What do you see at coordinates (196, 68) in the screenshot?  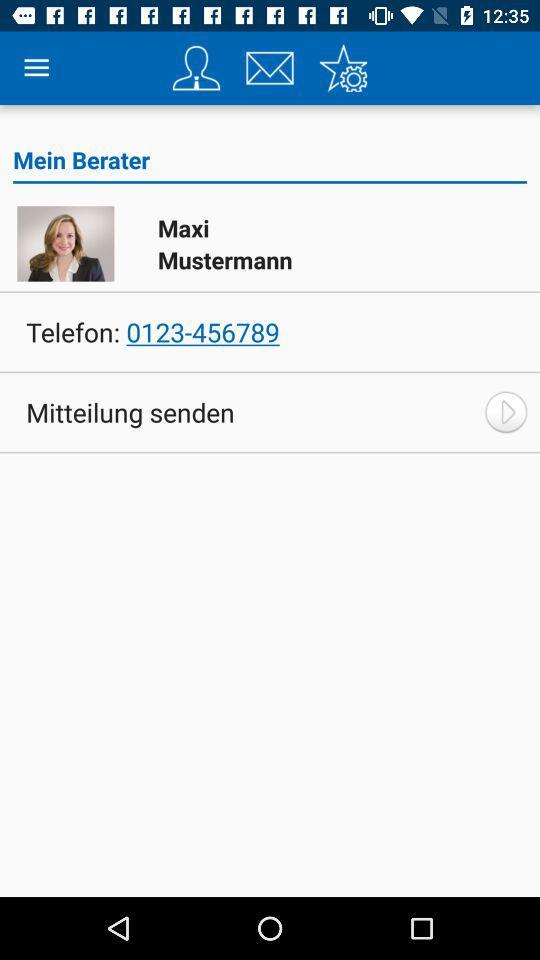 I see `item above mein berater icon` at bounding box center [196, 68].